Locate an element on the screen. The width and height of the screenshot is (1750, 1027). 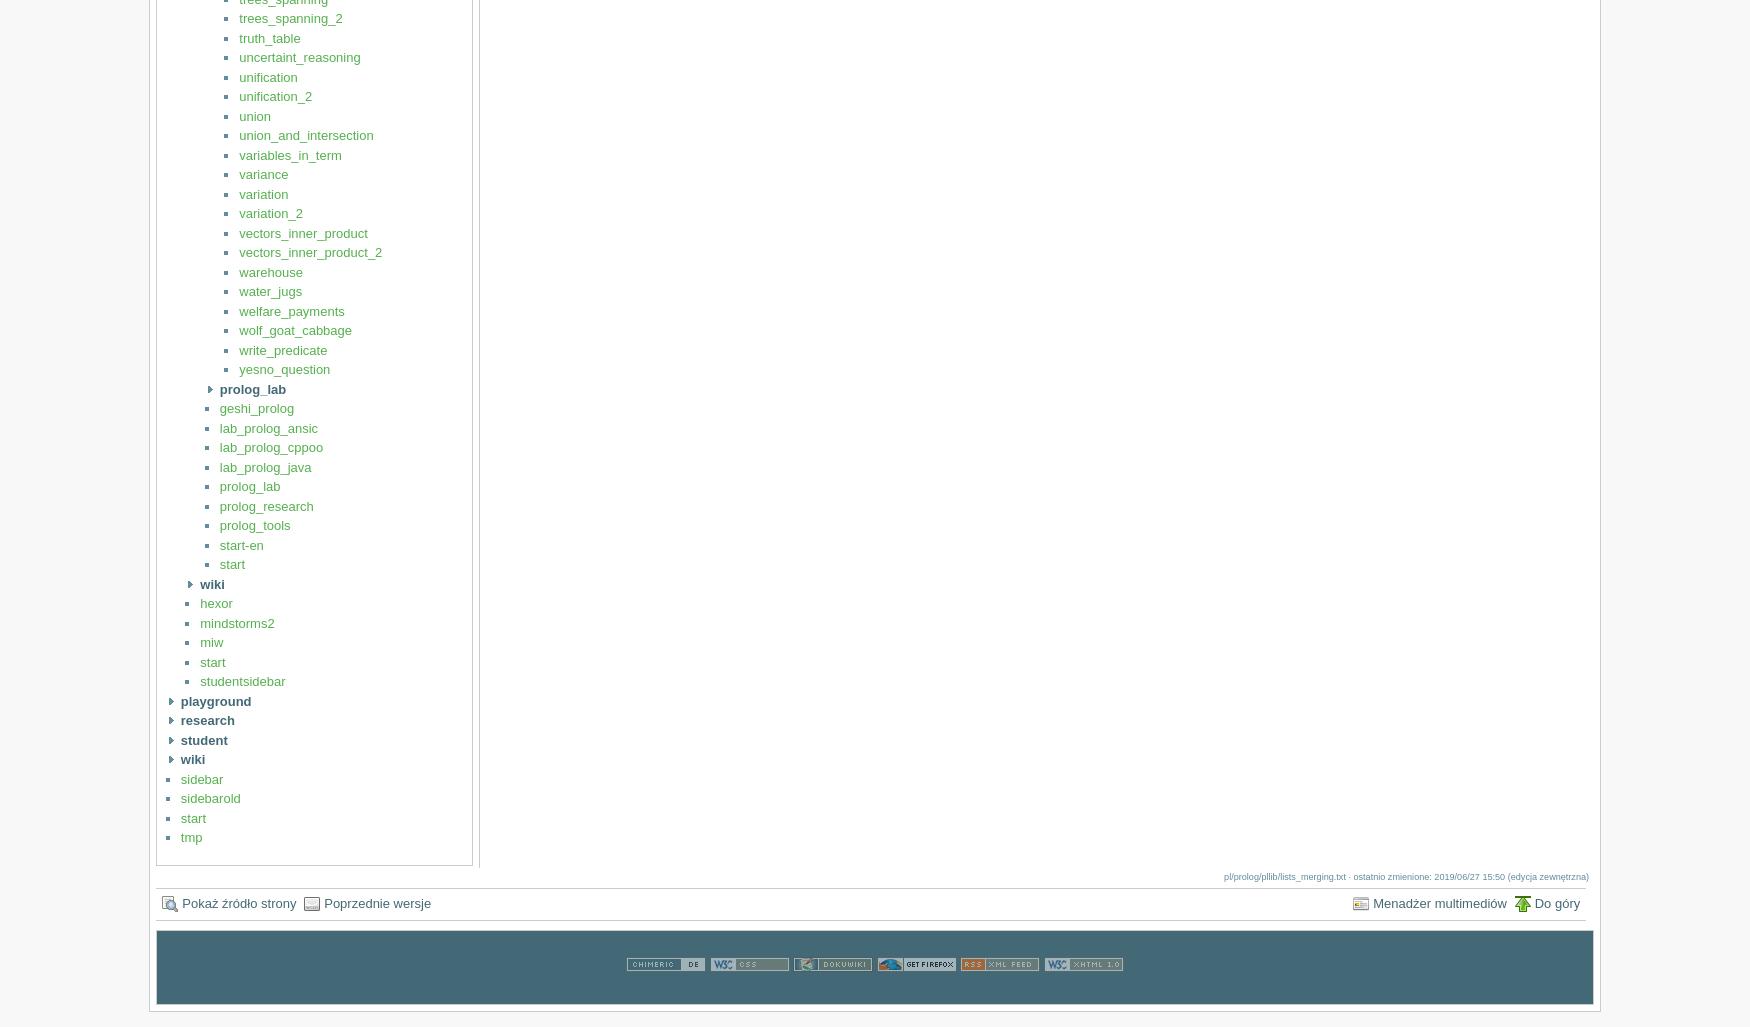
'water_jugs' is located at coordinates (269, 290).